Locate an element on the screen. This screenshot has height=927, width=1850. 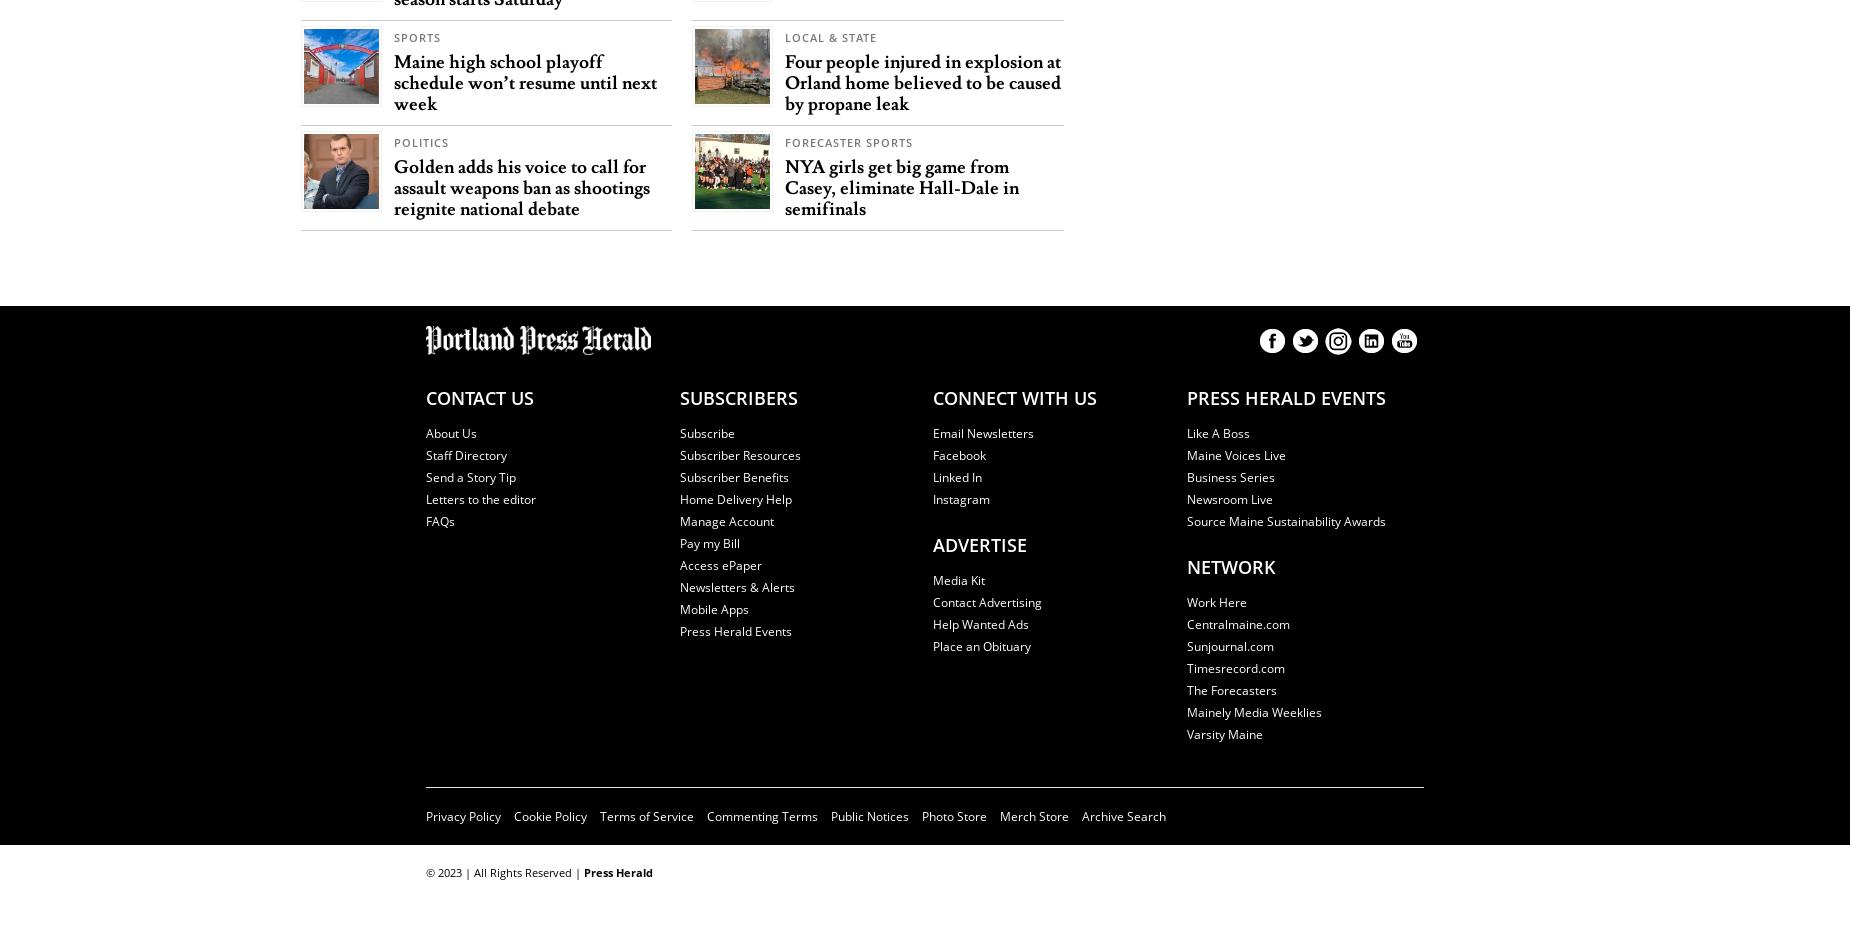
'Newsroom Live' is located at coordinates (1227, 498).